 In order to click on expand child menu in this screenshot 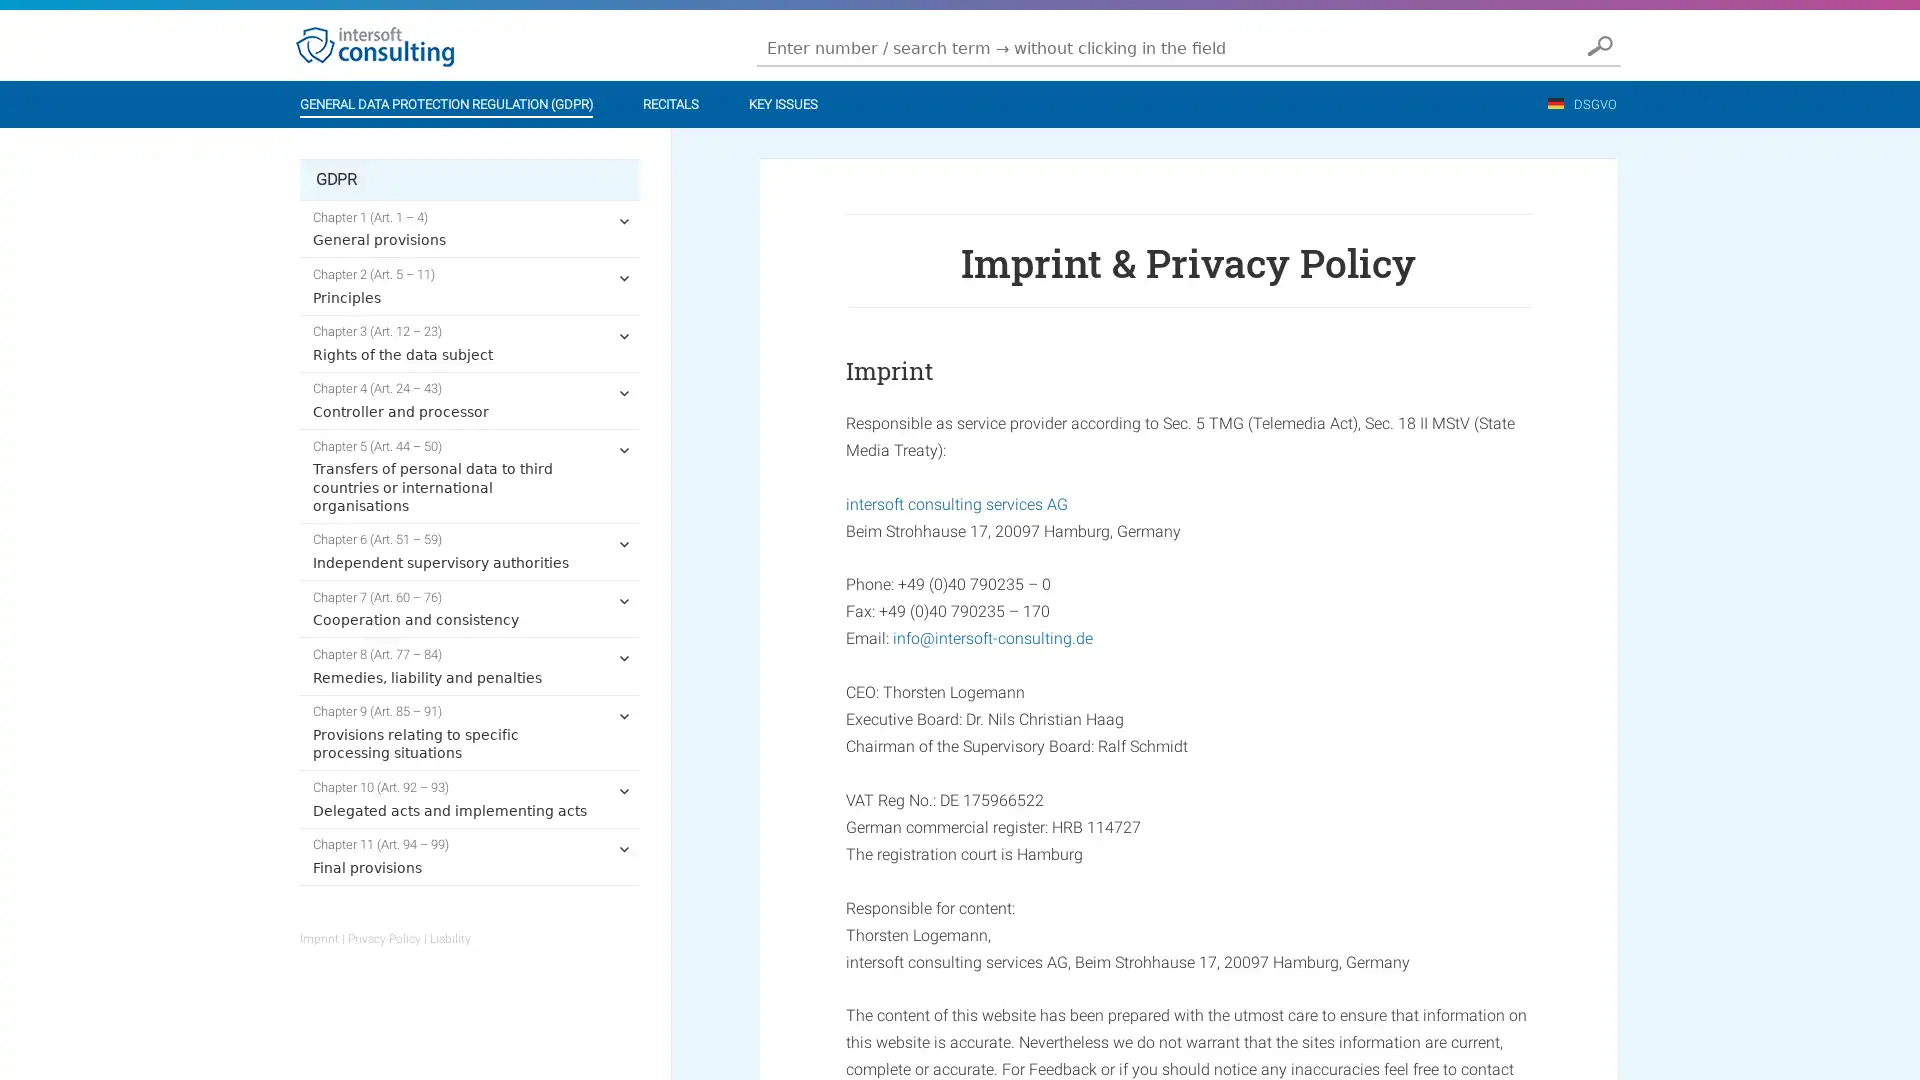, I will do `click(623, 523)`.